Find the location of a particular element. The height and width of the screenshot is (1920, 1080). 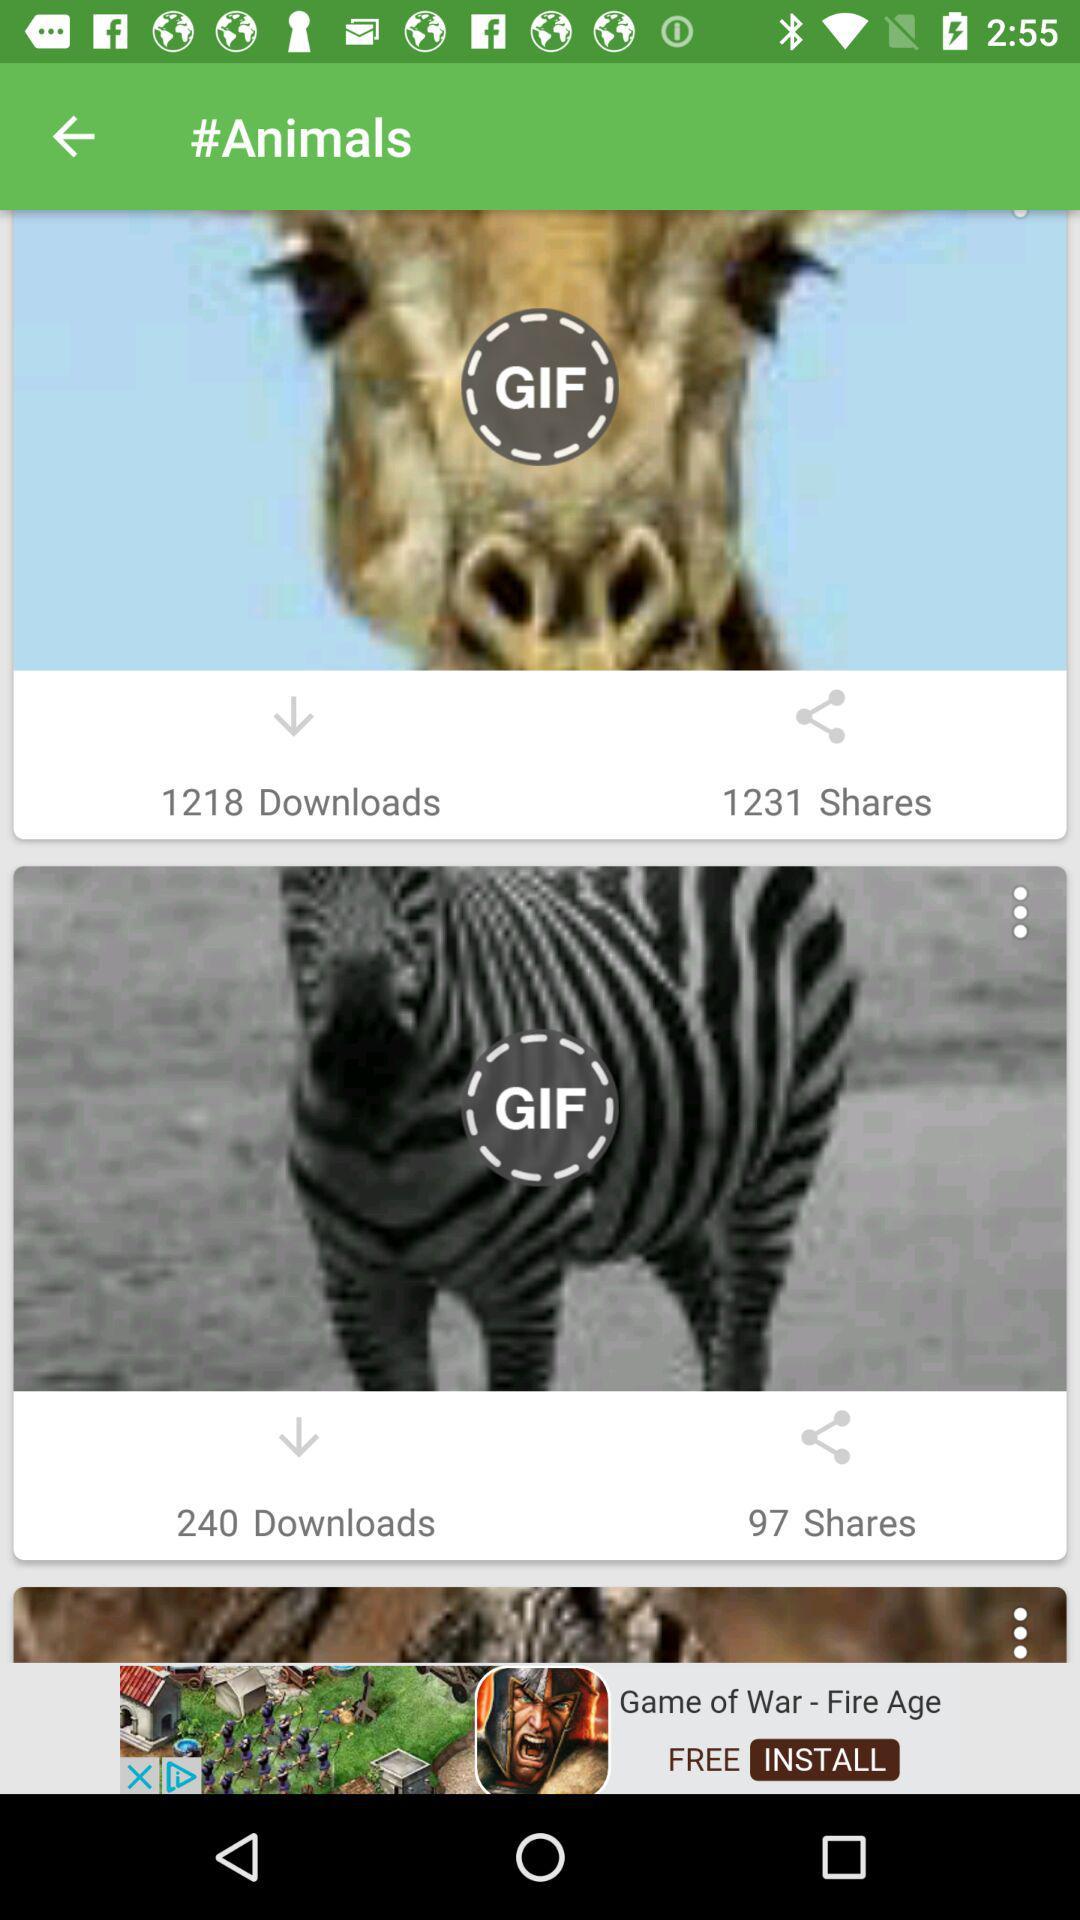

the gif which has the picture of zebra is located at coordinates (540, 1128).